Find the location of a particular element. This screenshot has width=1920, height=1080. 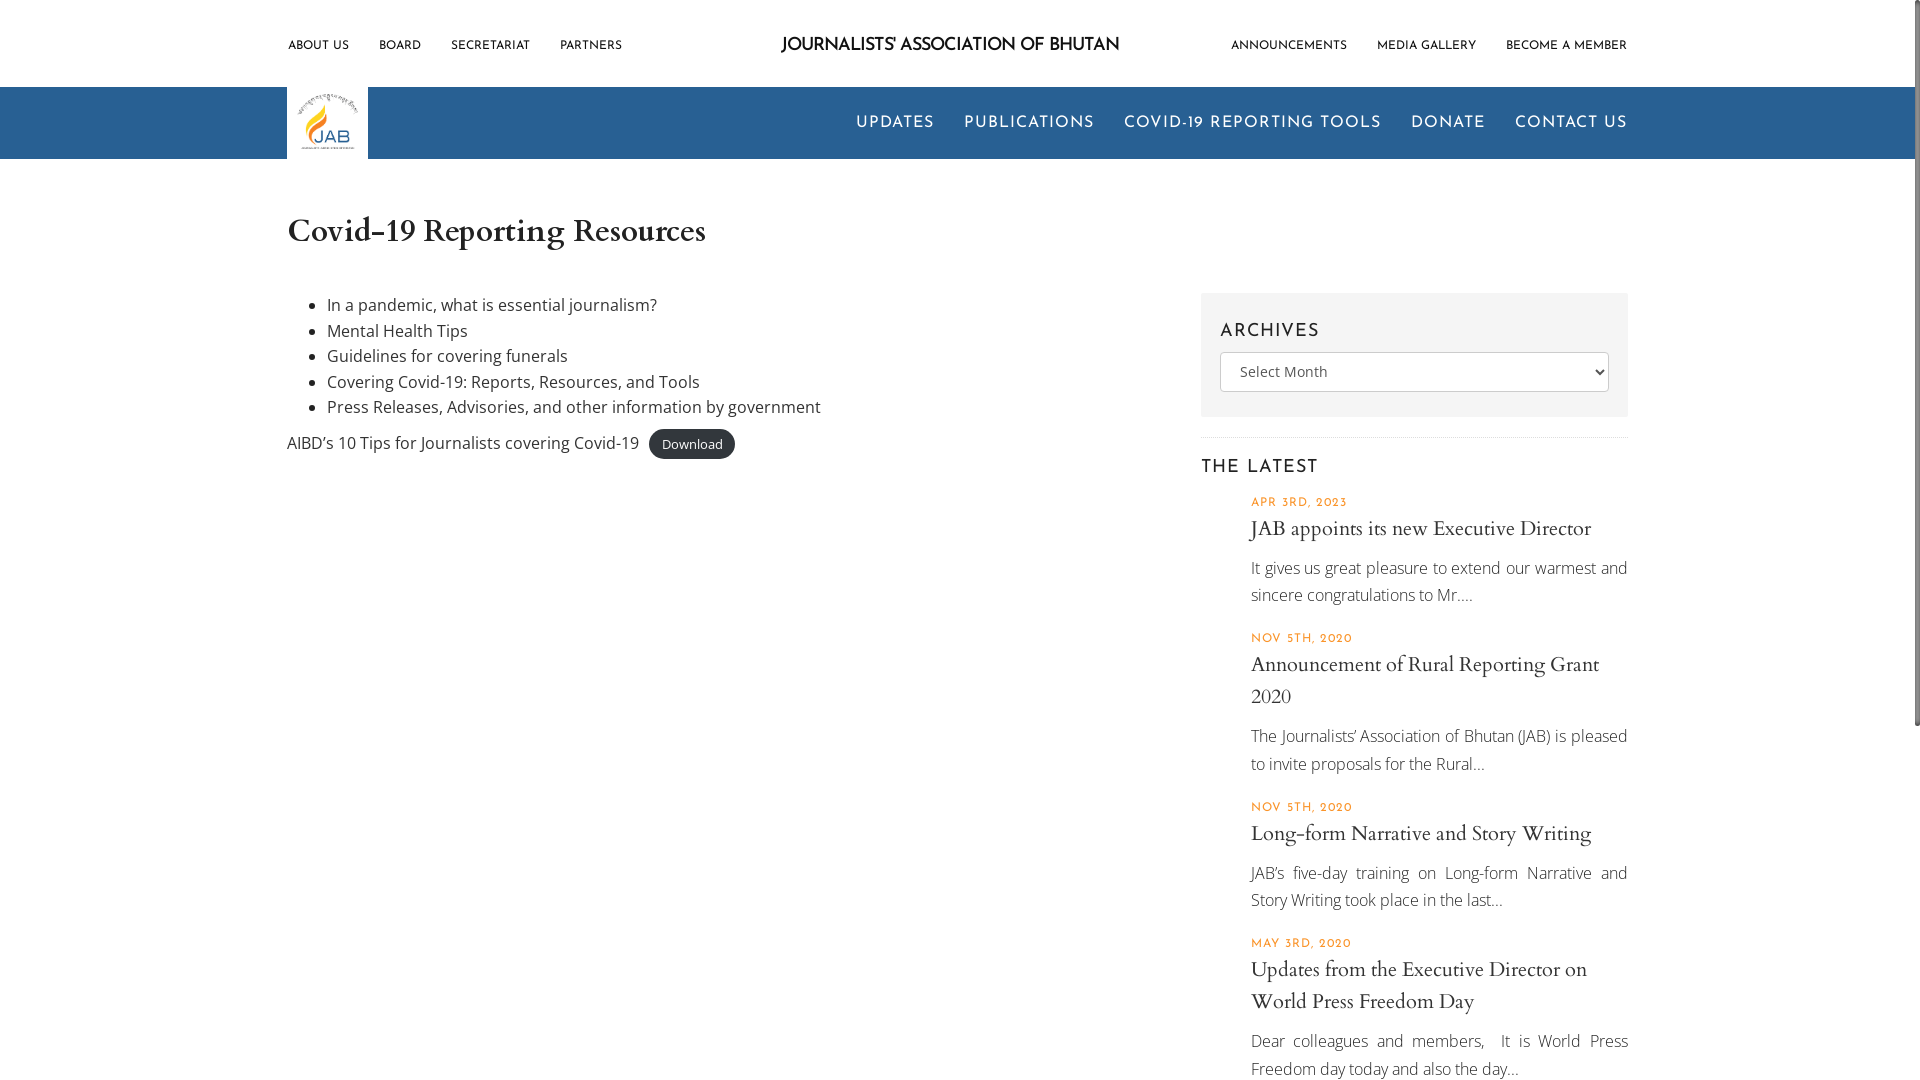

'BOARD' is located at coordinates (399, 45).